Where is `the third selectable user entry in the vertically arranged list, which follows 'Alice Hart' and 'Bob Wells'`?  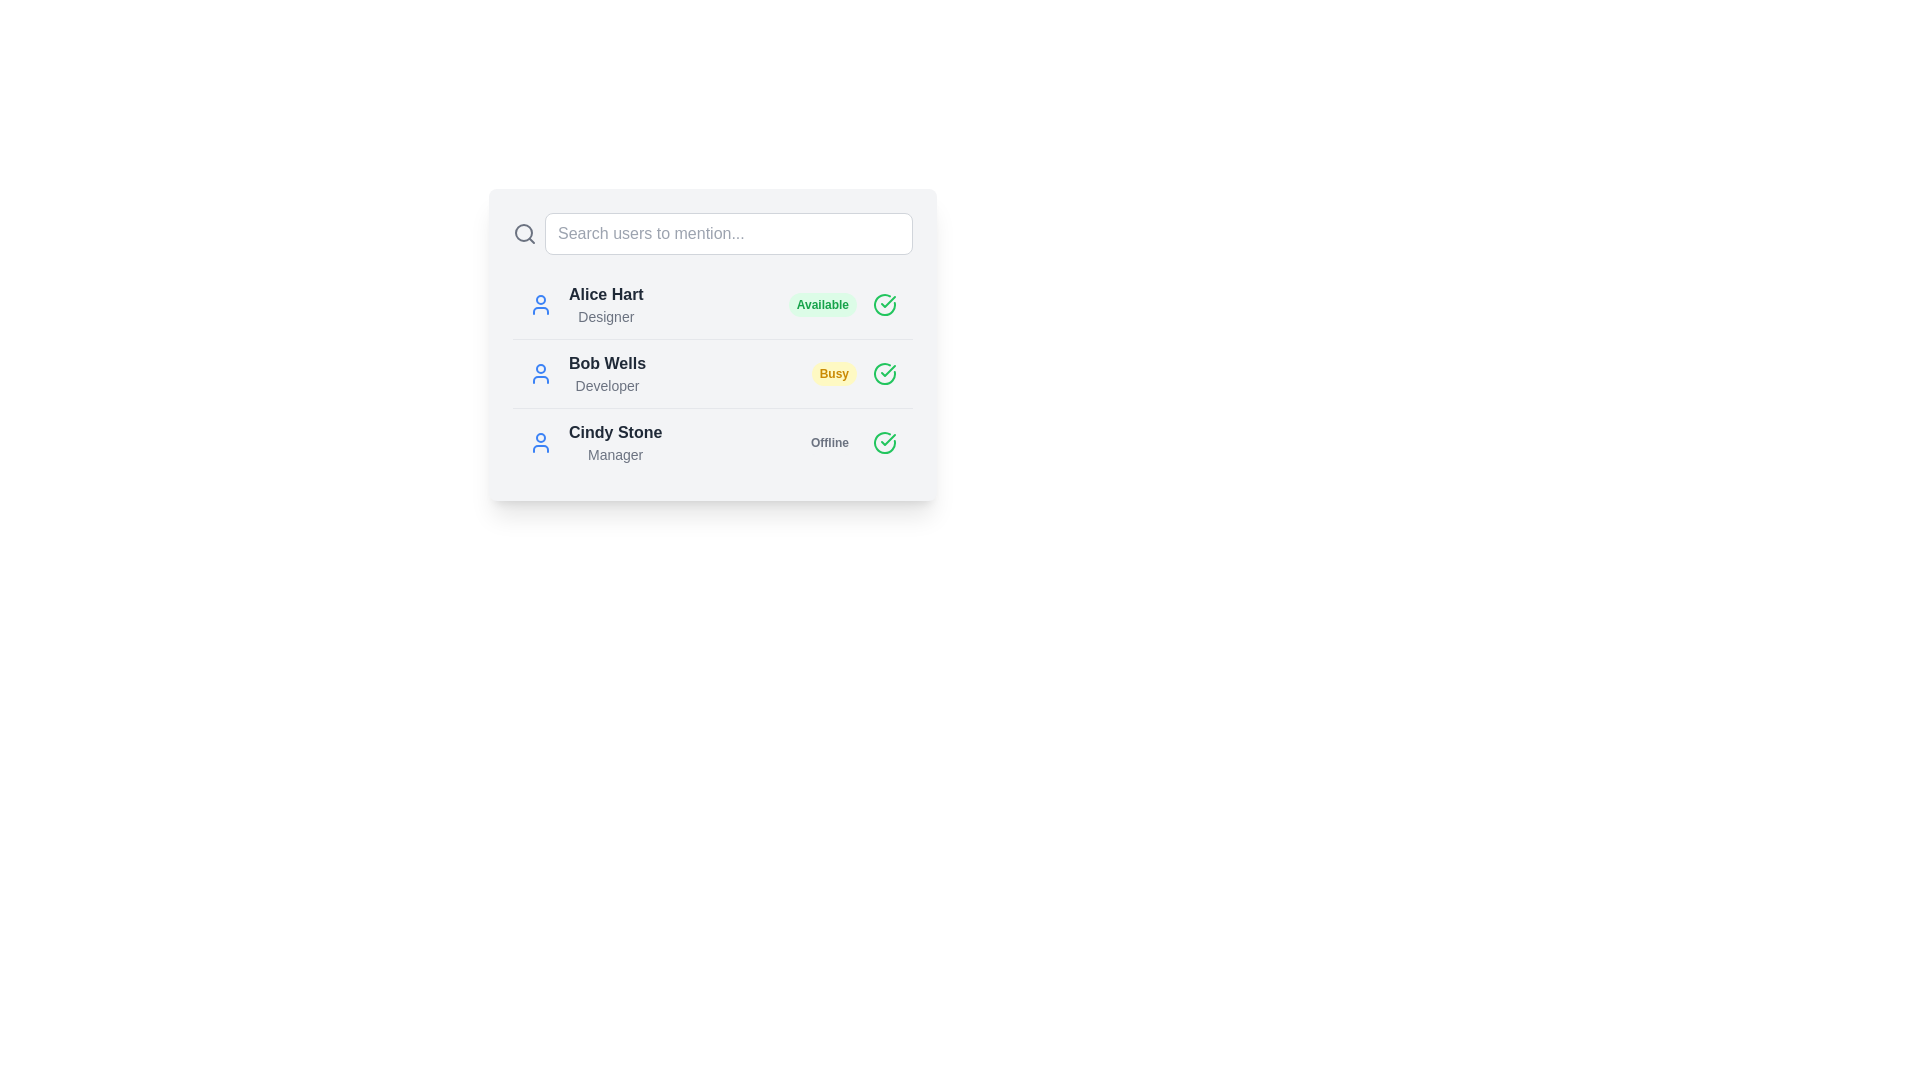 the third selectable user entry in the vertically arranged list, which follows 'Alice Hart' and 'Bob Wells' is located at coordinates (713, 441).